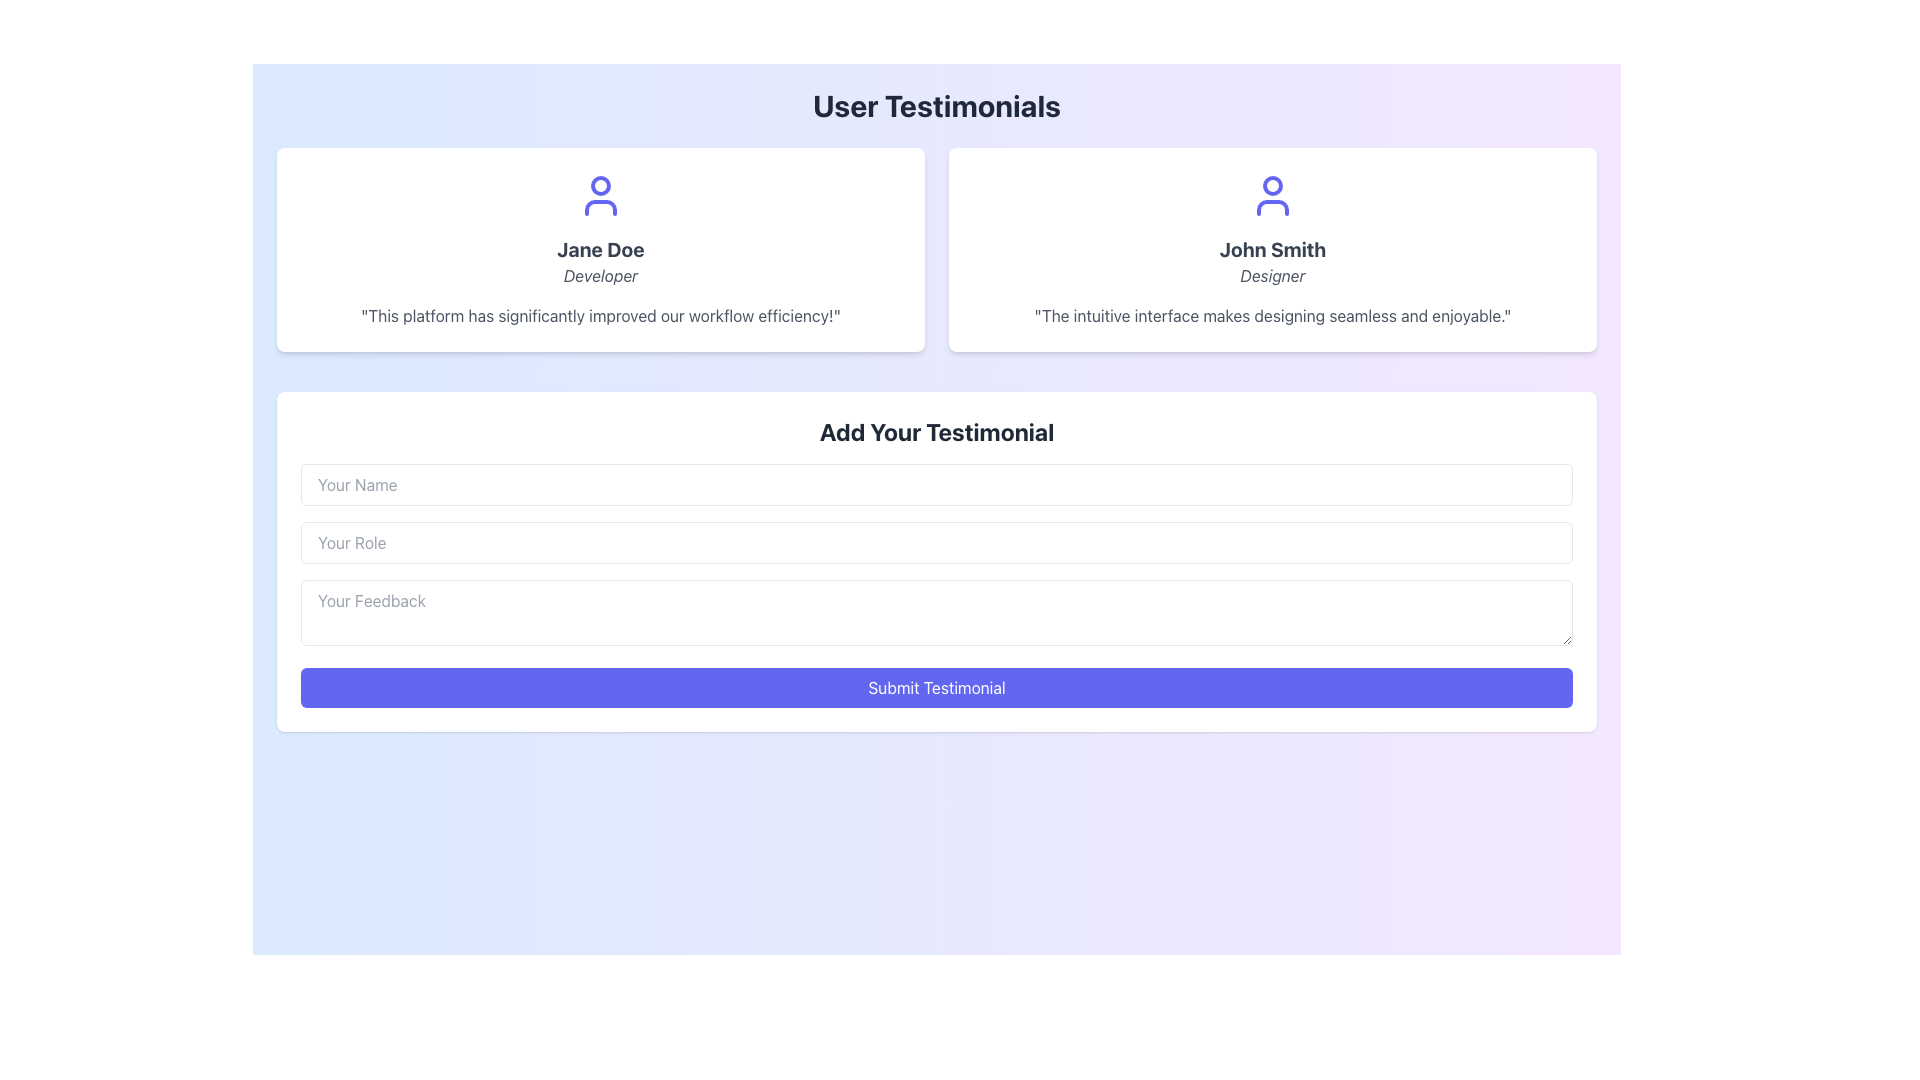 This screenshot has height=1080, width=1920. I want to click on the lower semicircular base of the user SVG icon located in the top-left section of the testimonial cards under 'User Testimonials', so click(599, 208).